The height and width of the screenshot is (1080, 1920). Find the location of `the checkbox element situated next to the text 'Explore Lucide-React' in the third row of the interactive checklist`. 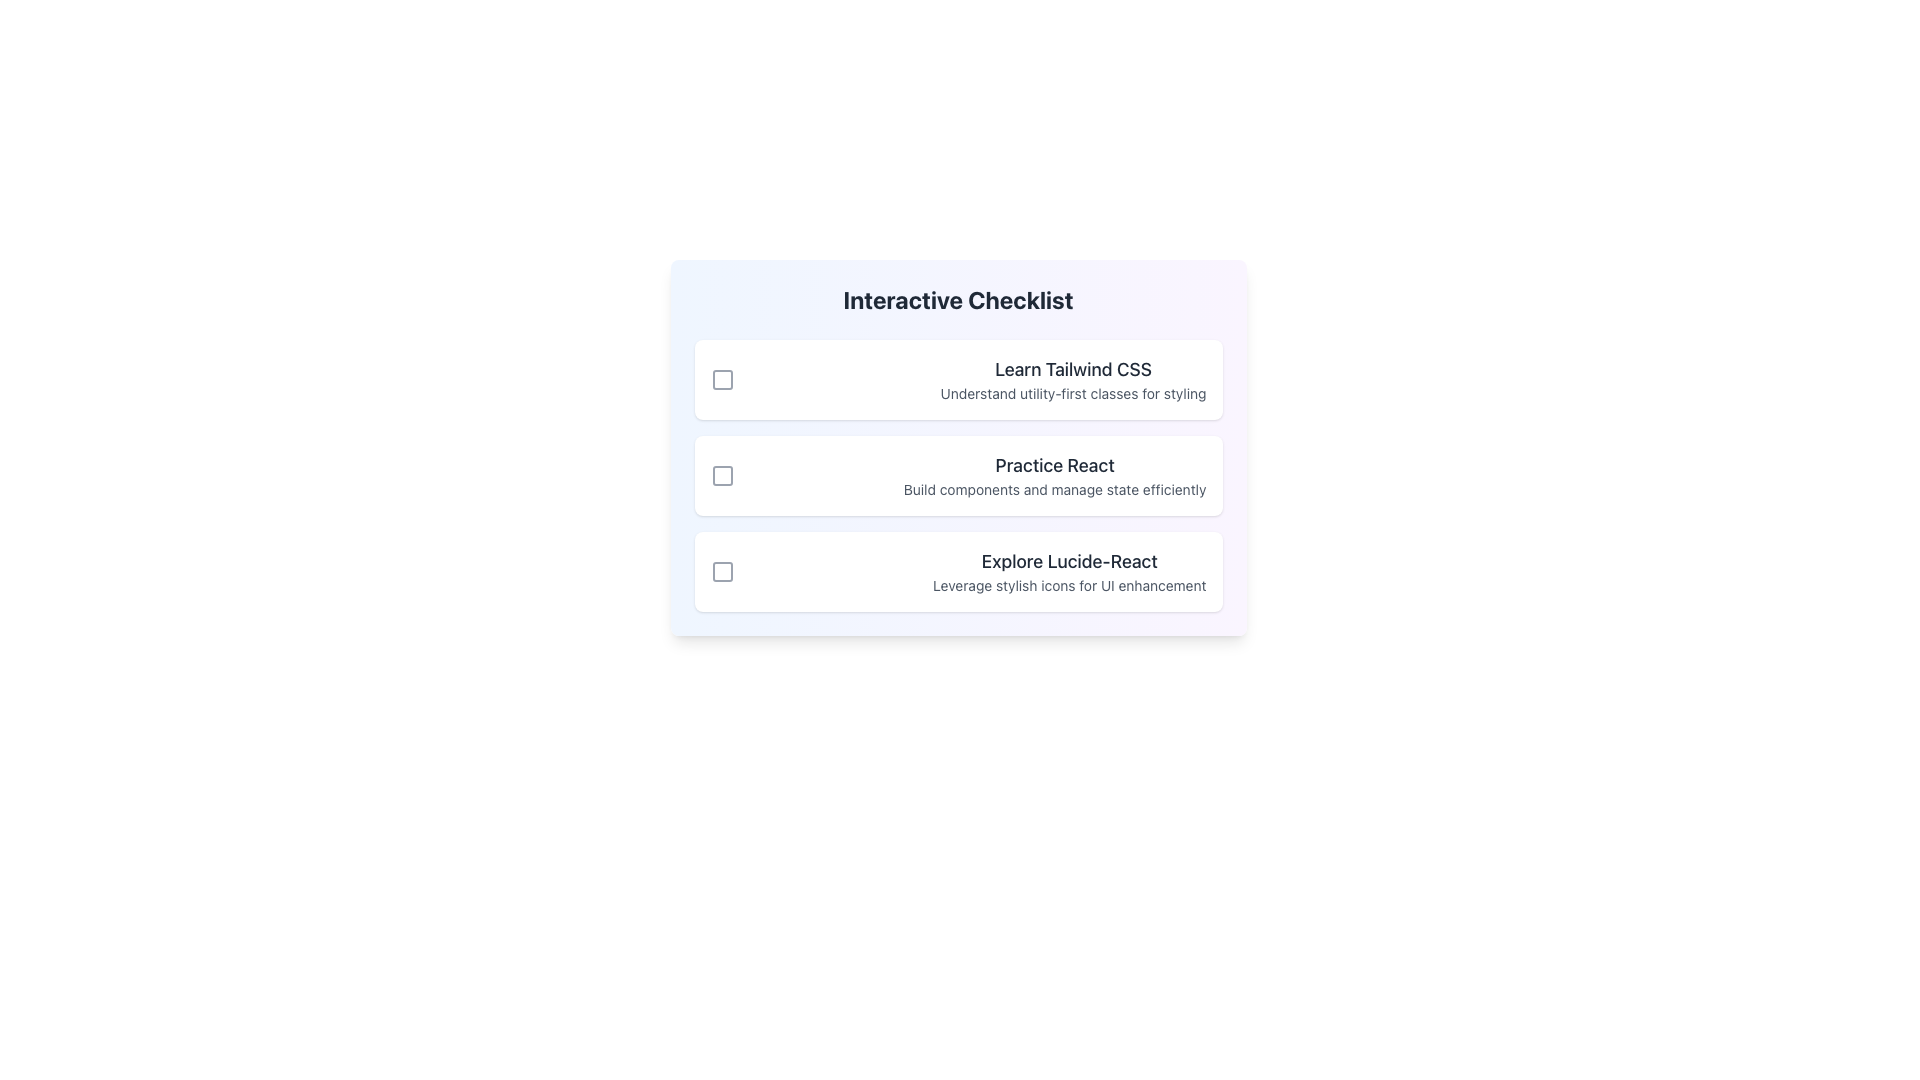

the checkbox element situated next to the text 'Explore Lucide-React' in the third row of the interactive checklist is located at coordinates (721, 571).